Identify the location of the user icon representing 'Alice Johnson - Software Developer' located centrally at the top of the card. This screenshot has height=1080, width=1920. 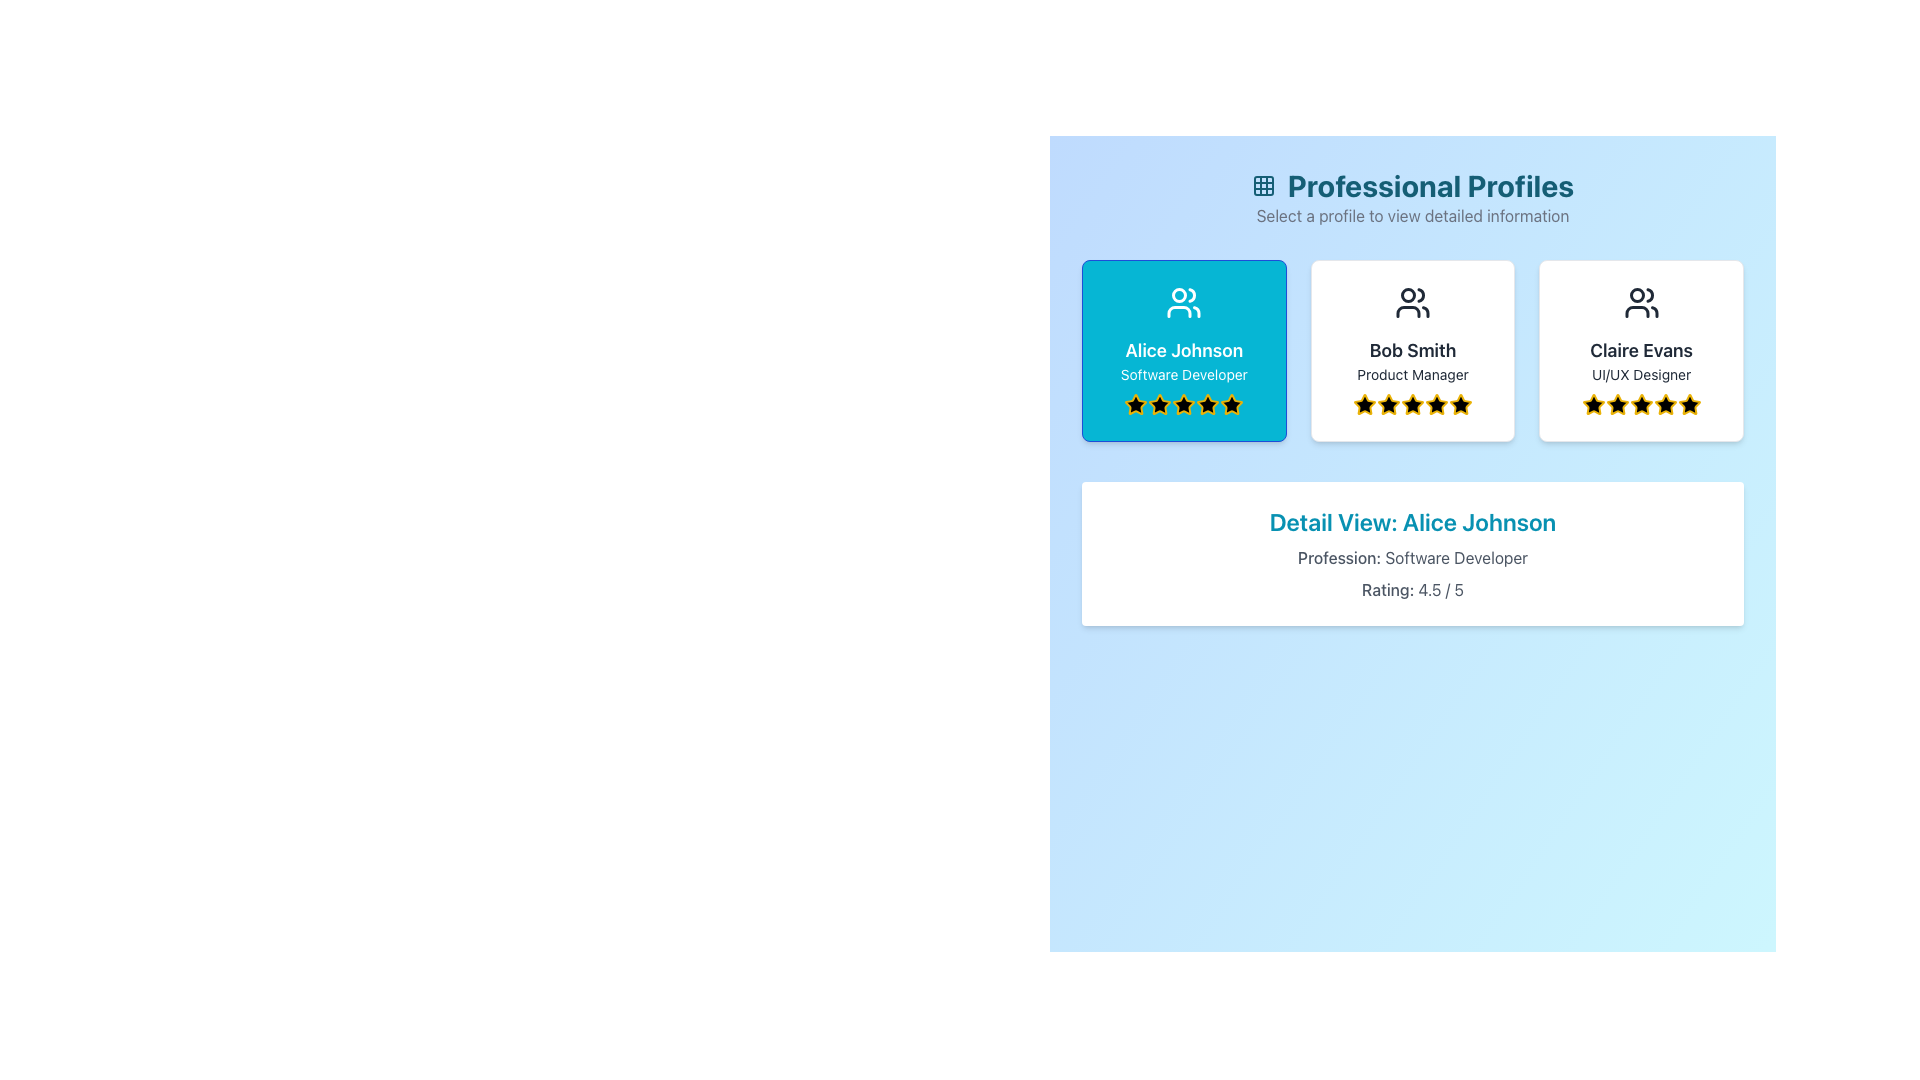
(1184, 303).